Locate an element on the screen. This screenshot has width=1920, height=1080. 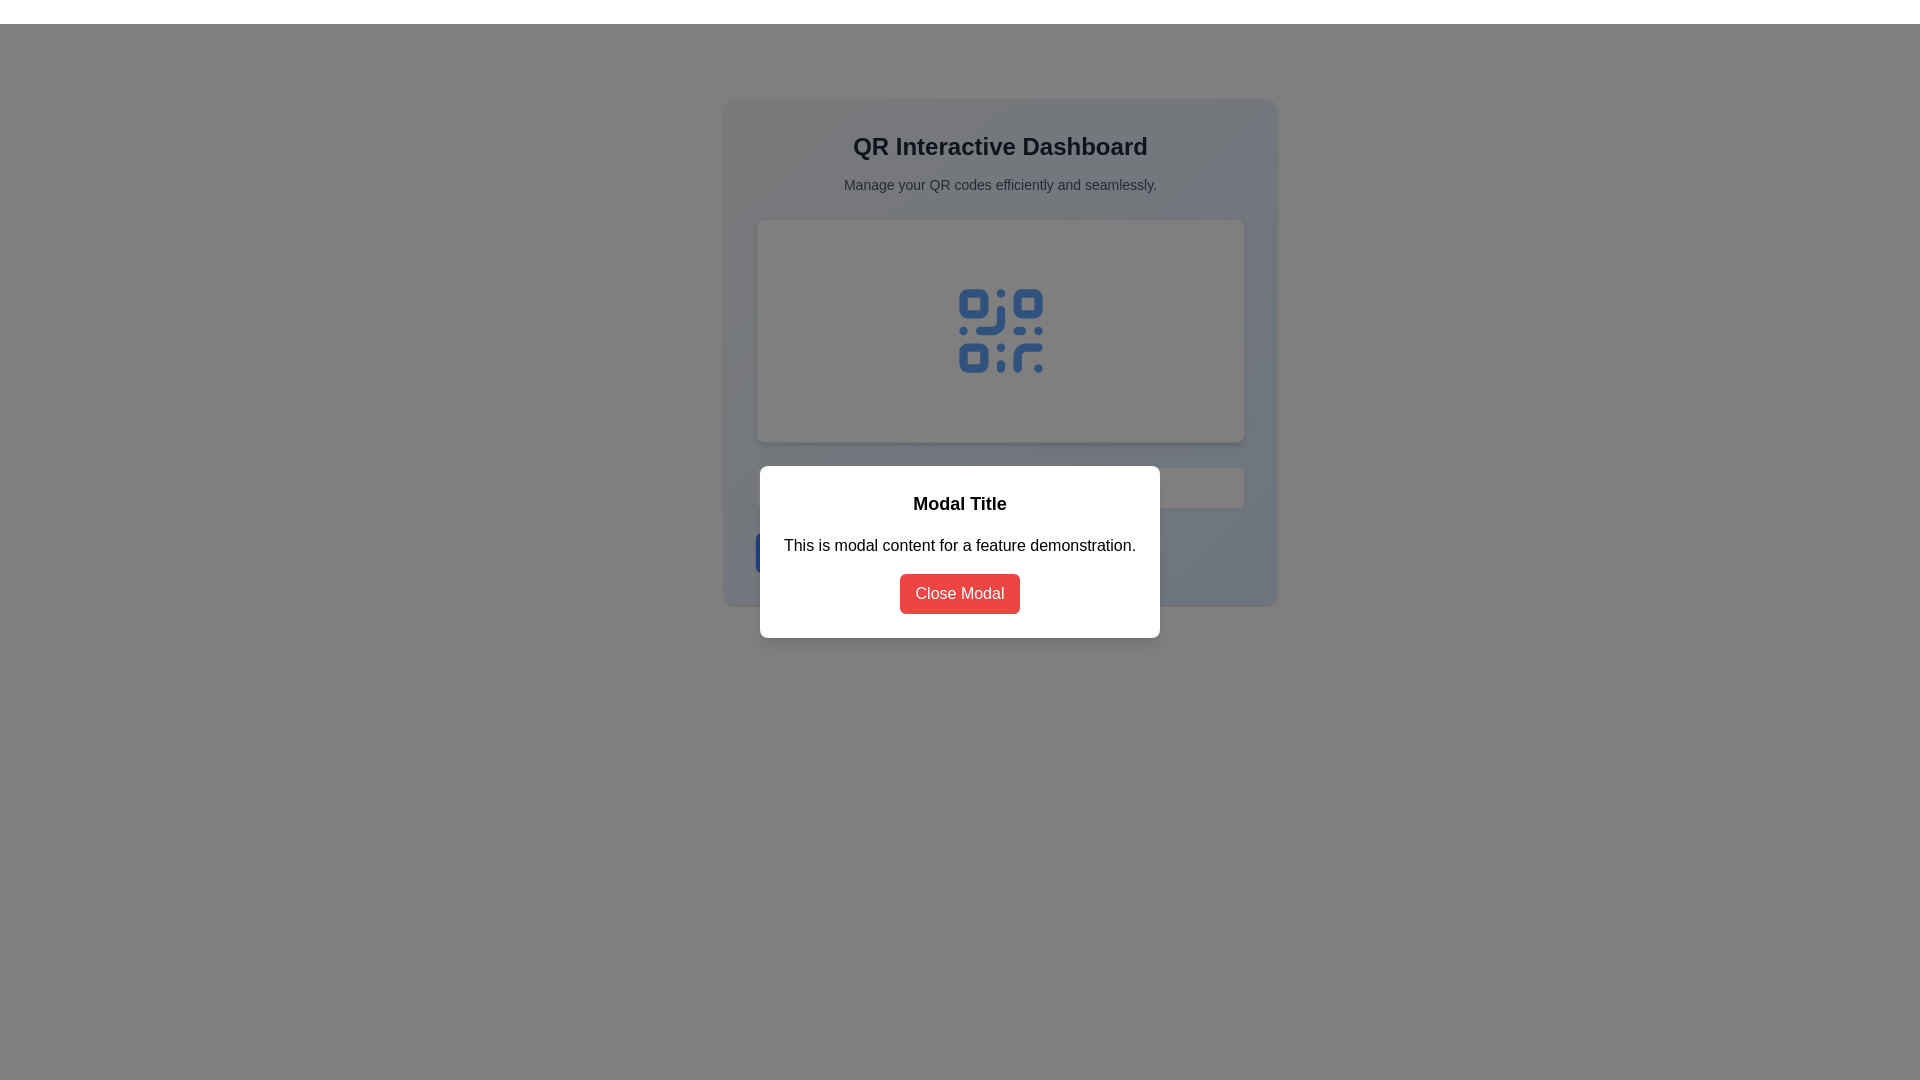
the descriptive text element located within the modal, positioned below 'Modal Title' and above 'Close Modal' is located at coordinates (1000, 552).